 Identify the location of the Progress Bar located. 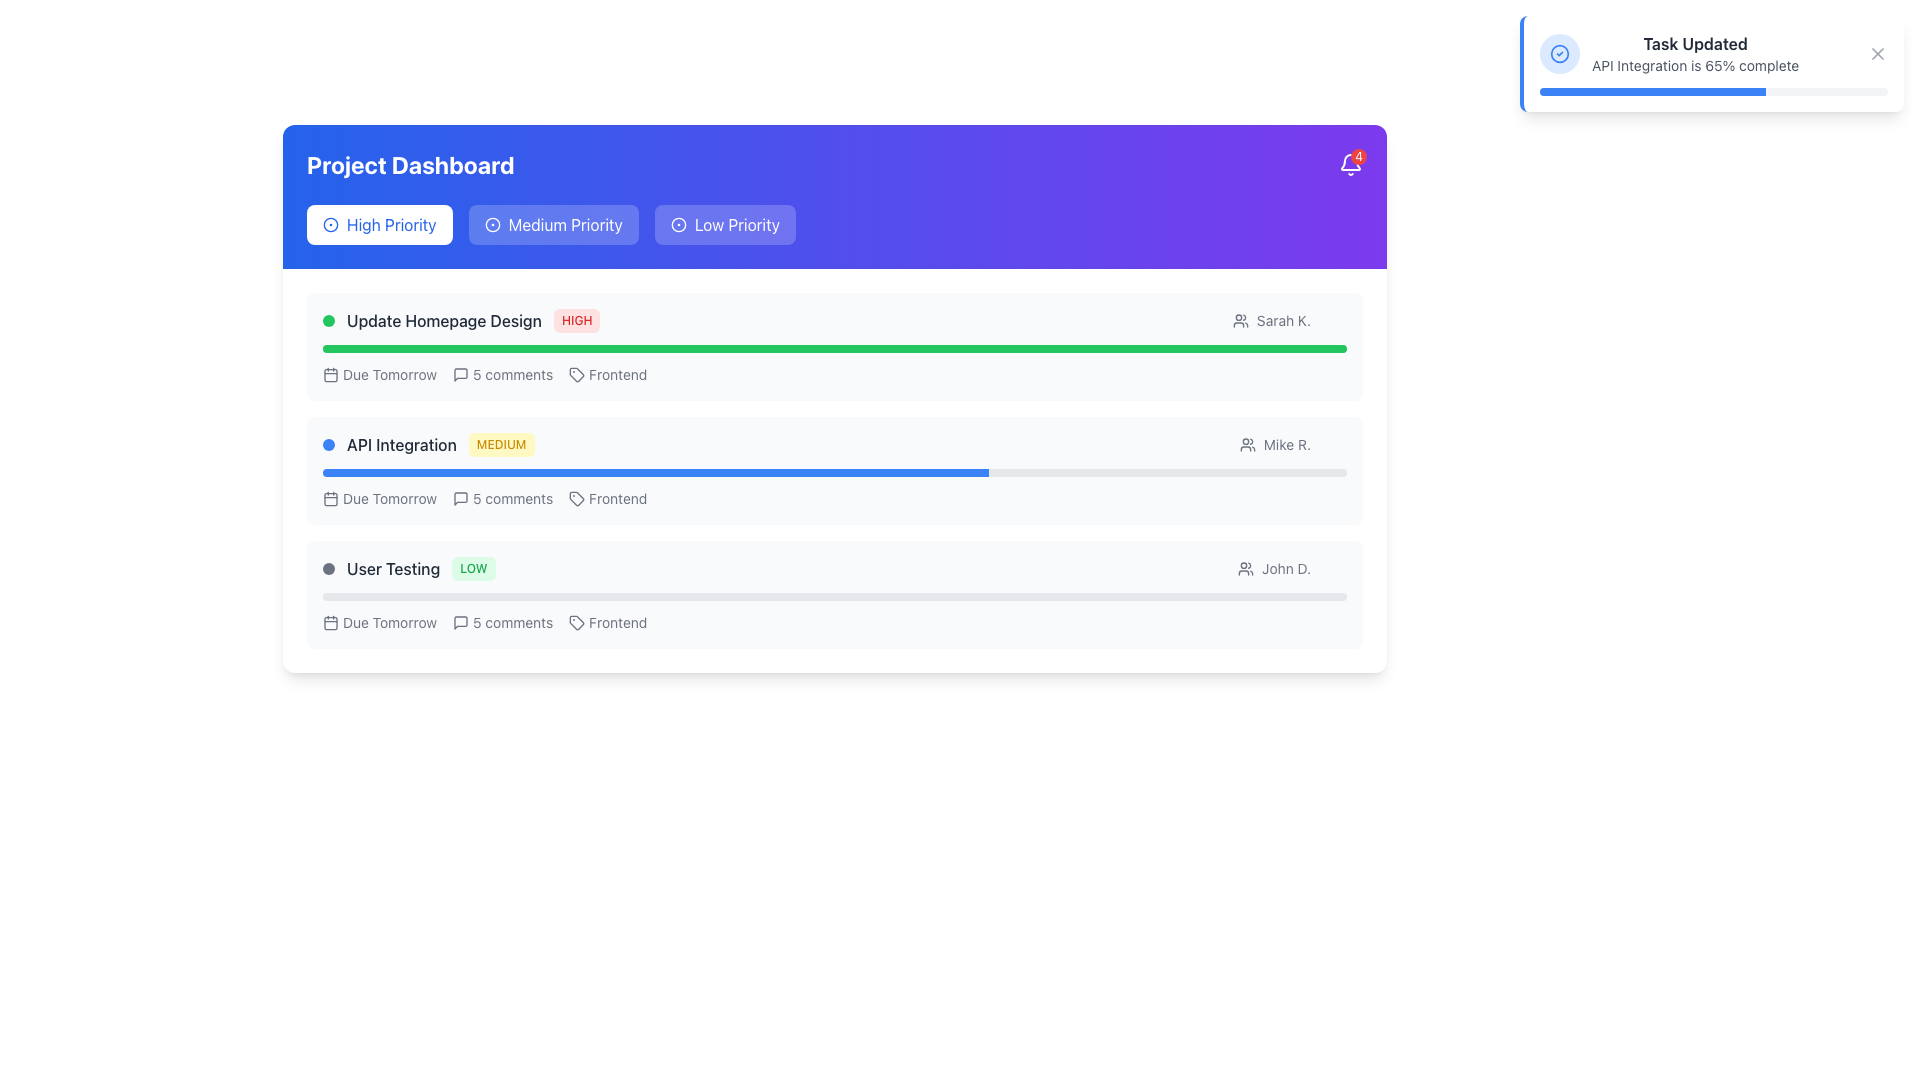
(835, 473).